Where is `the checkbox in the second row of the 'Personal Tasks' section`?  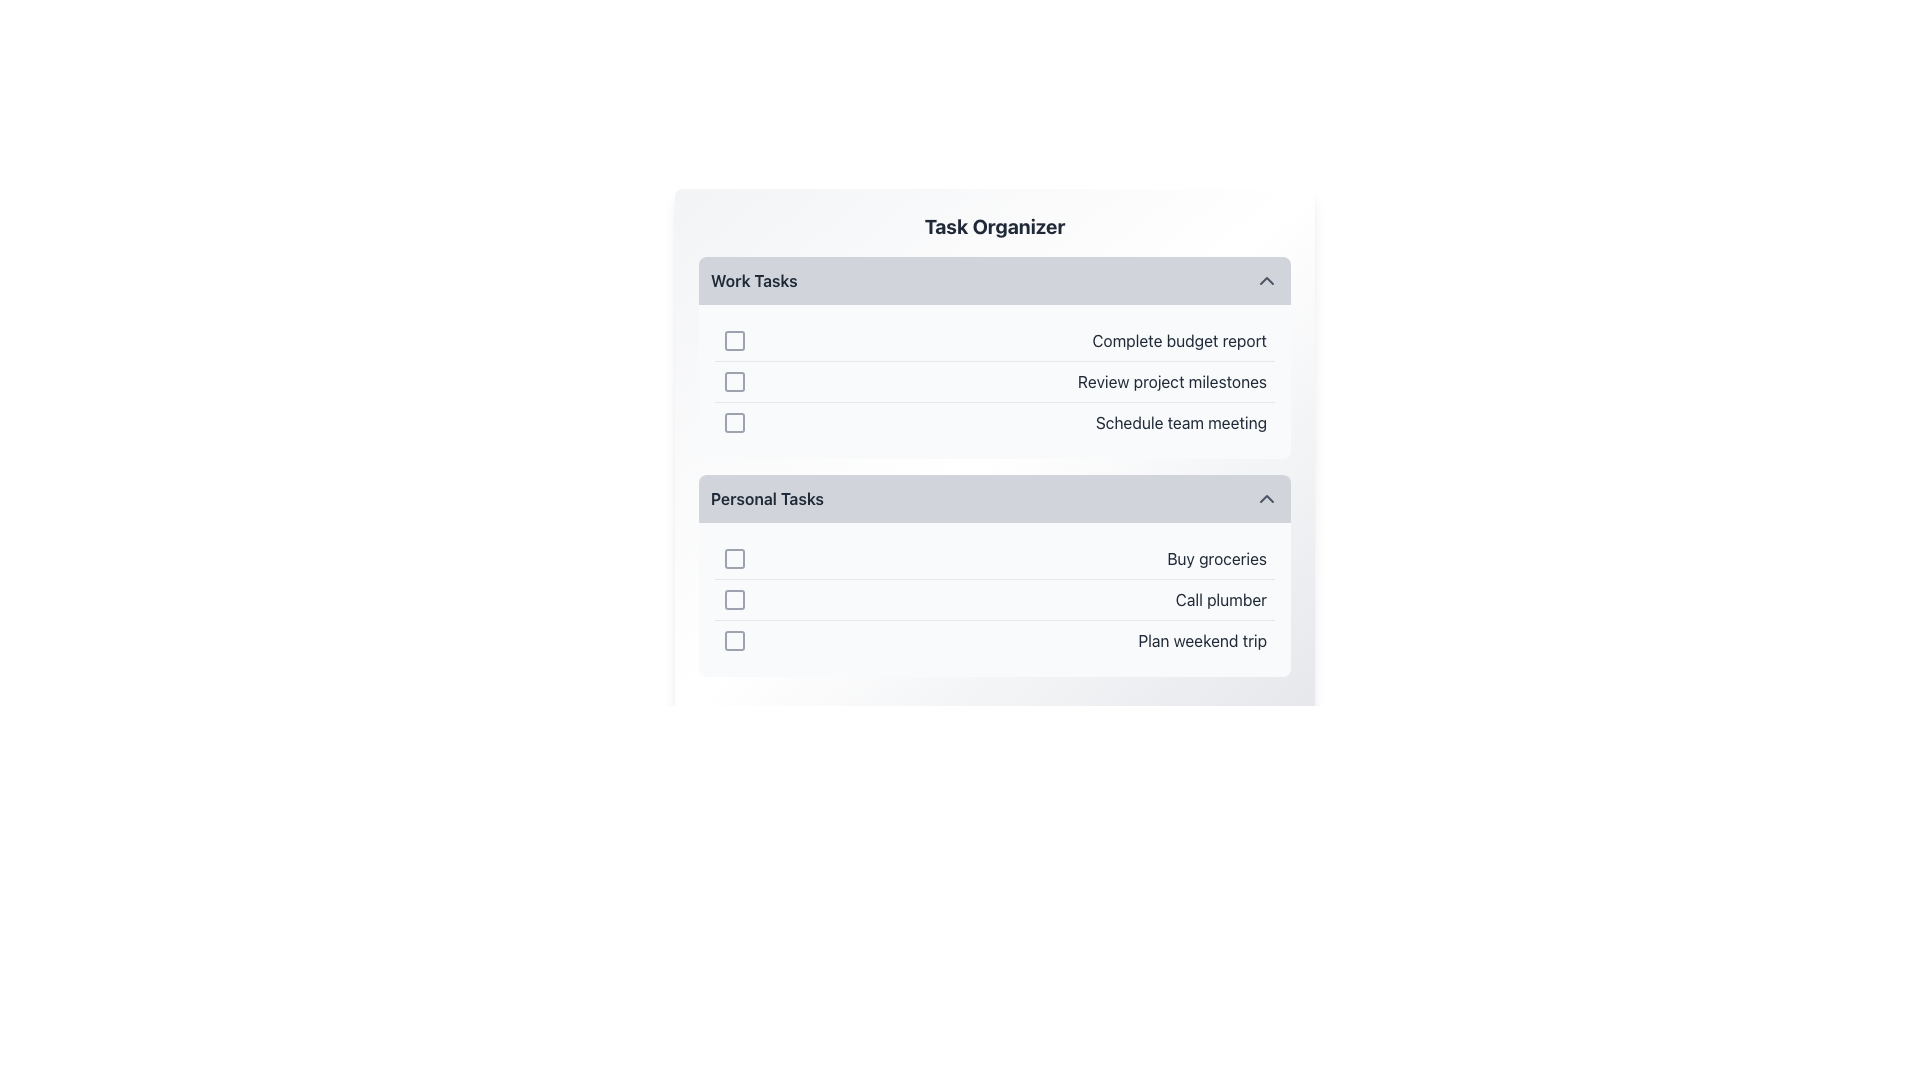
the checkbox in the second row of the 'Personal Tasks' section is located at coordinates (994, 599).